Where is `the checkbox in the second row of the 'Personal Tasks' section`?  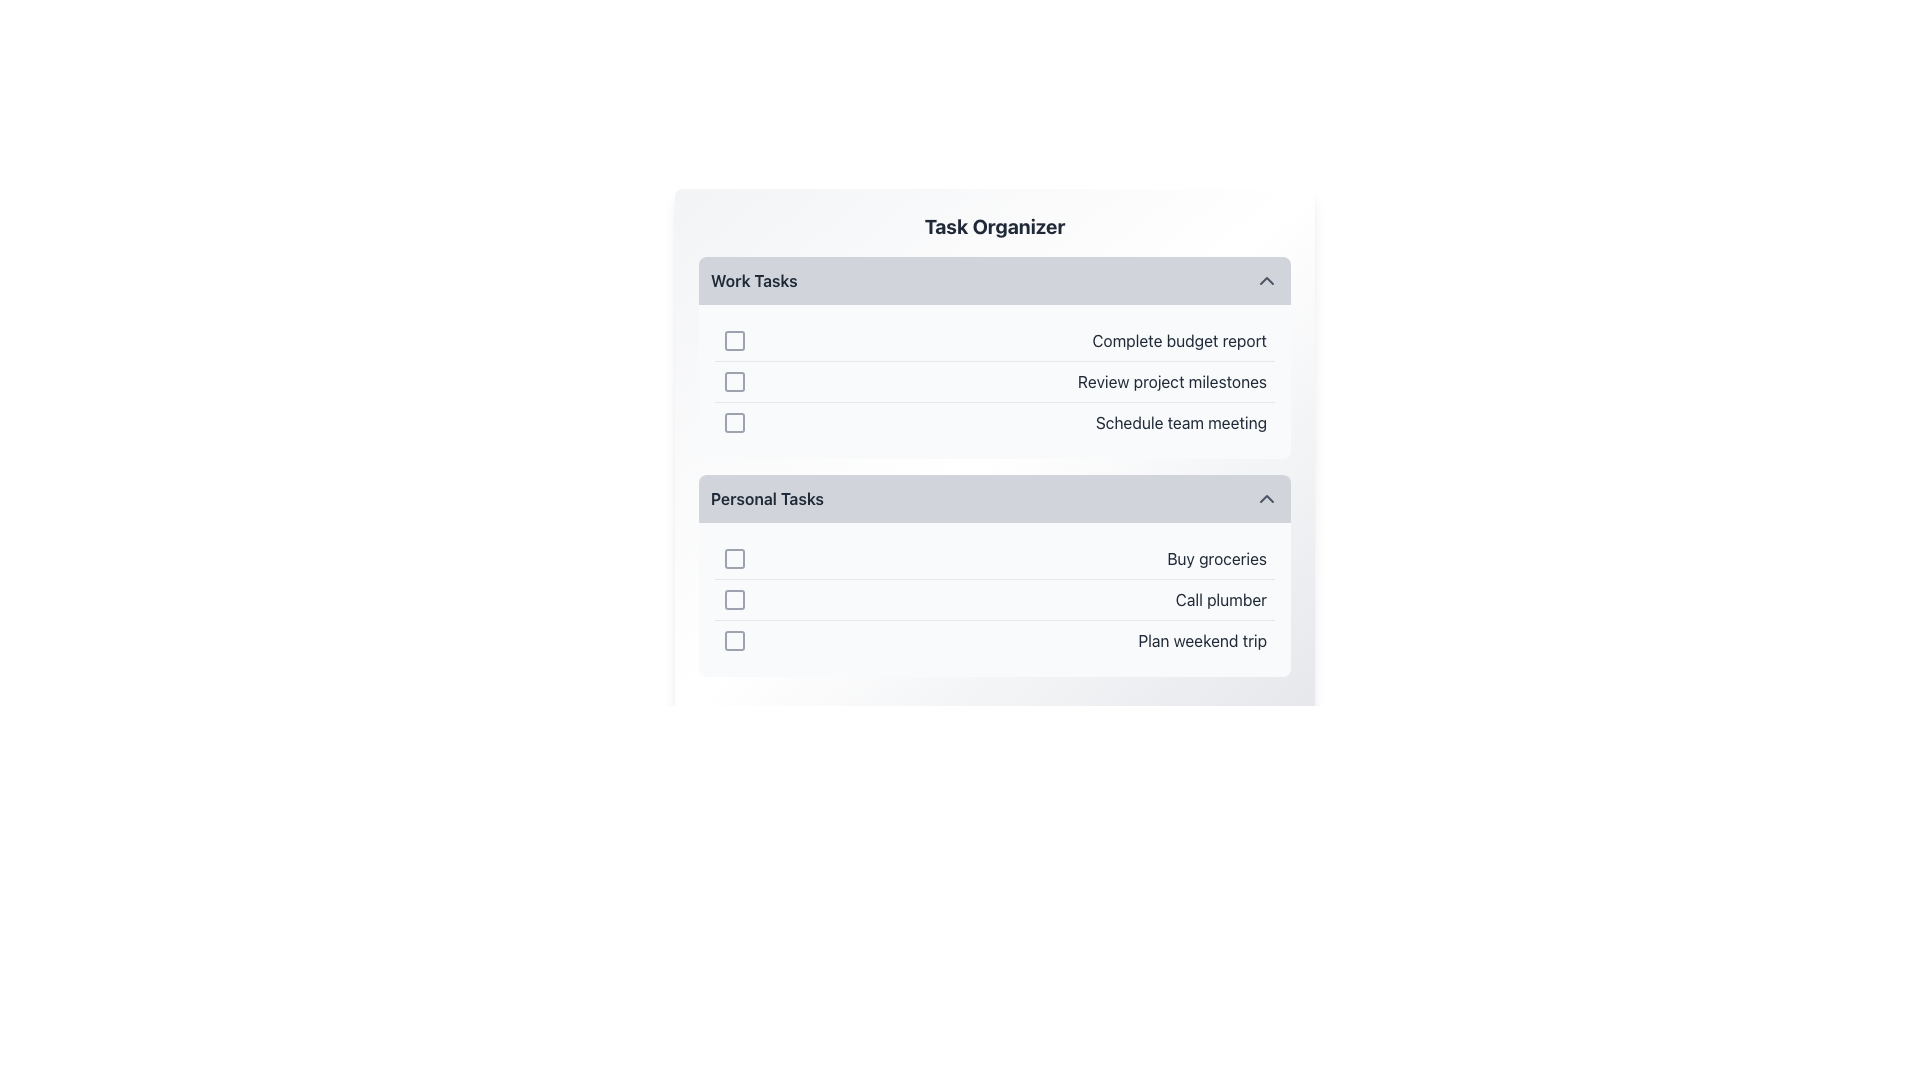
the checkbox in the second row of the 'Personal Tasks' section is located at coordinates (994, 599).